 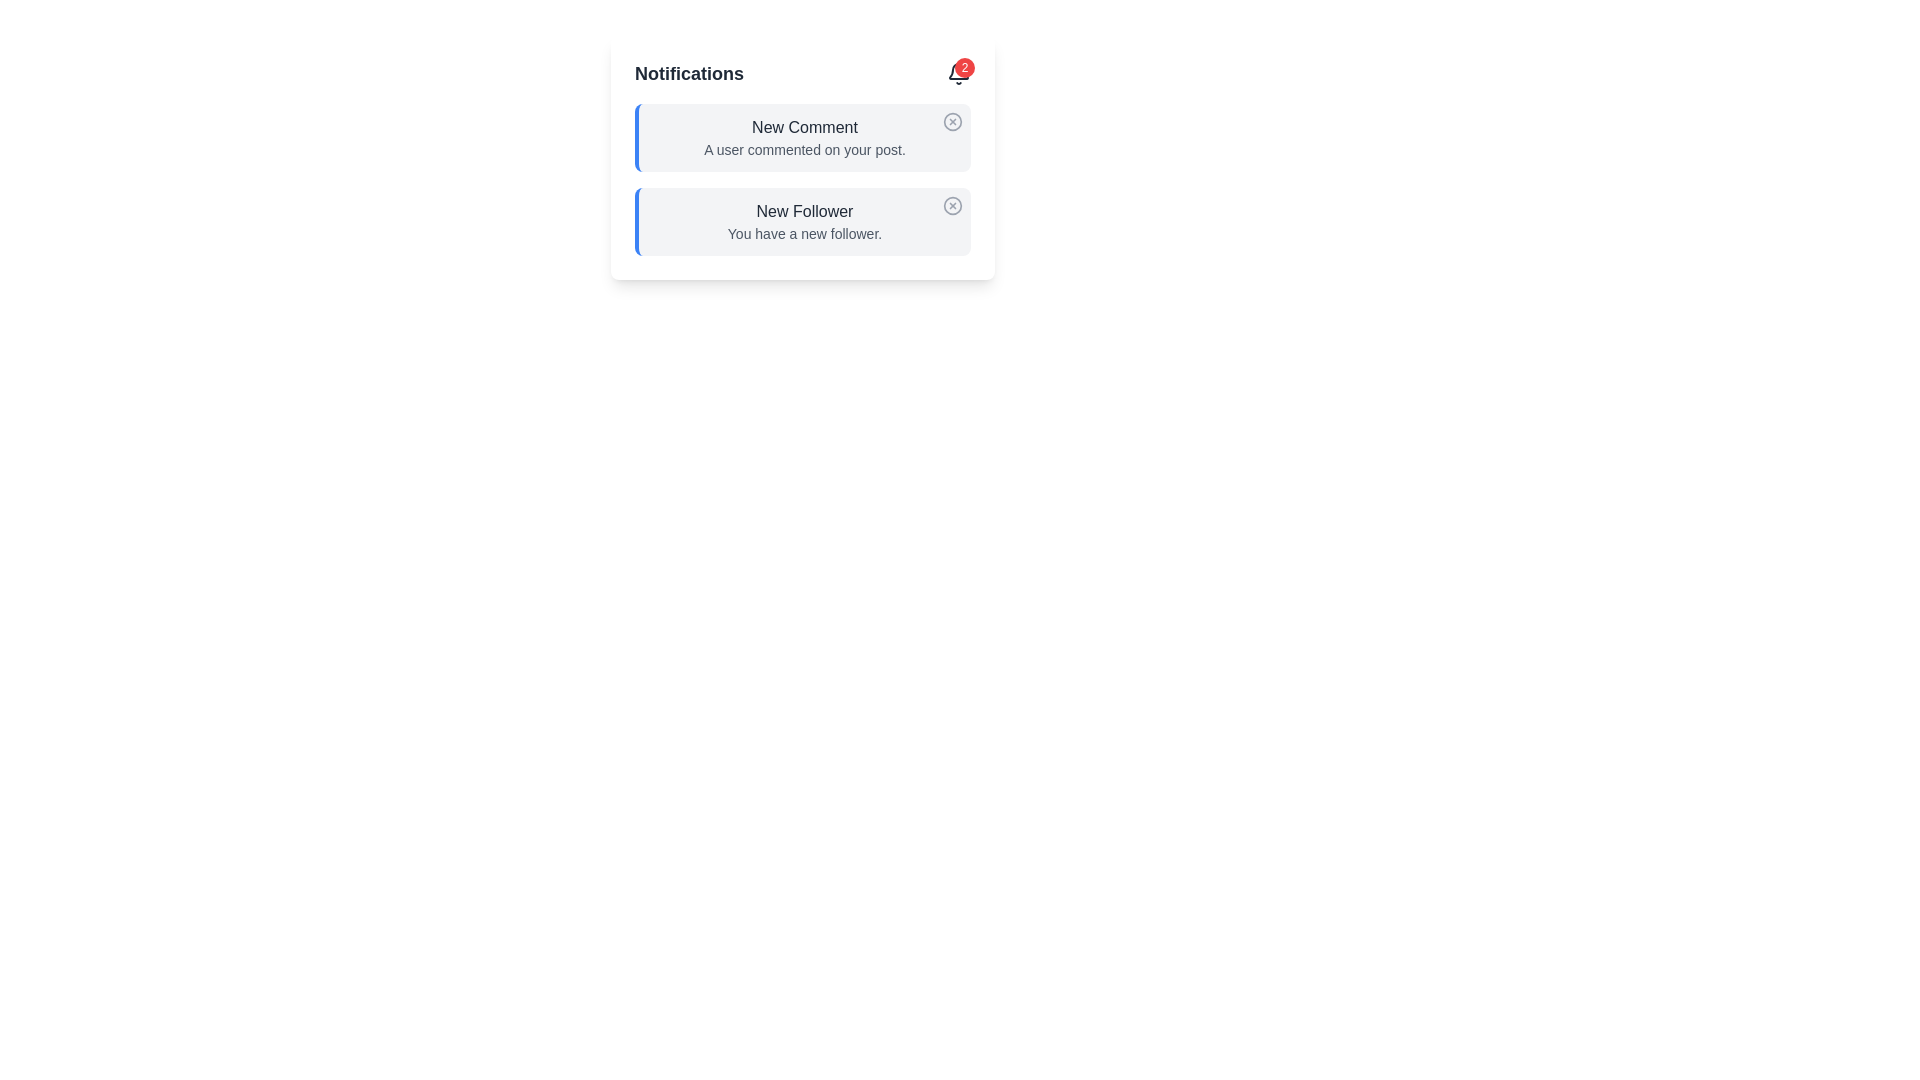 I want to click on the circular 'close' icon, so click(x=952, y=120).